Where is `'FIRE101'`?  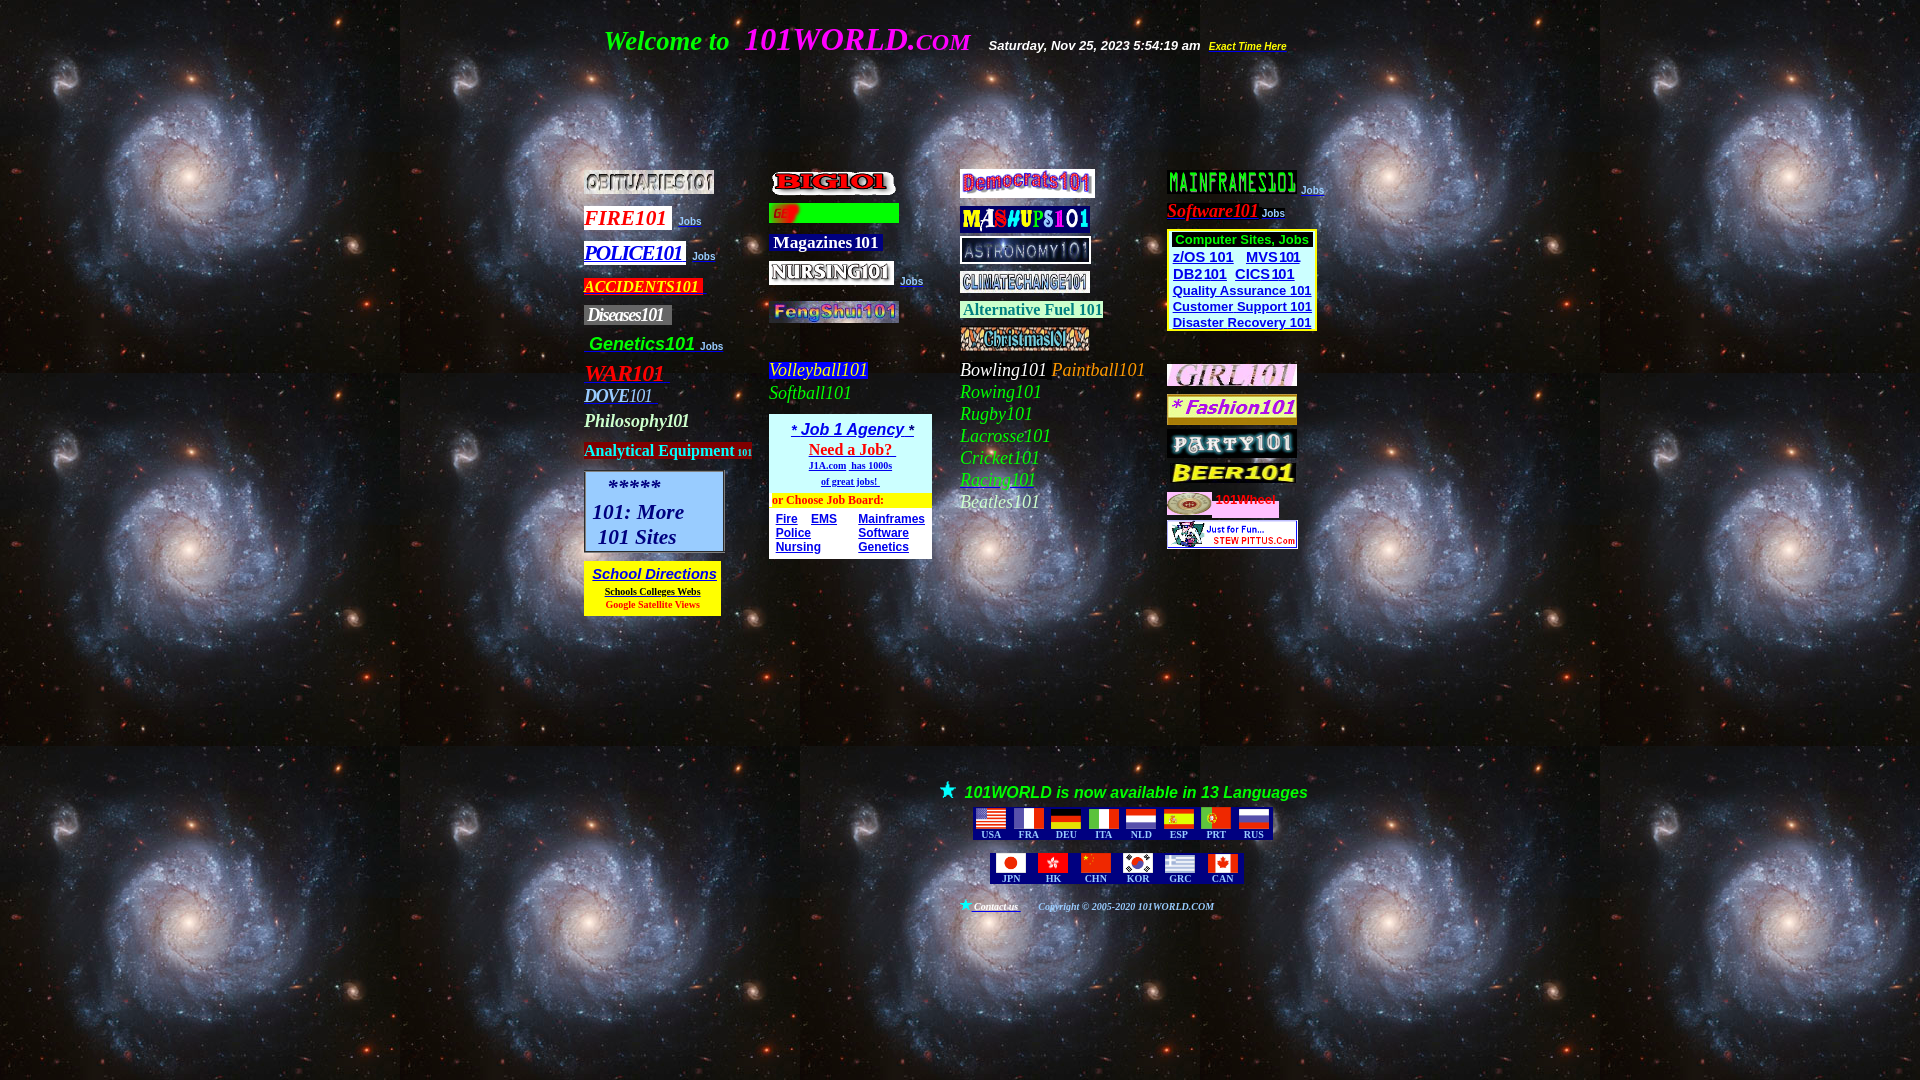
'FIRE101' is located at coordinates (627, 219).